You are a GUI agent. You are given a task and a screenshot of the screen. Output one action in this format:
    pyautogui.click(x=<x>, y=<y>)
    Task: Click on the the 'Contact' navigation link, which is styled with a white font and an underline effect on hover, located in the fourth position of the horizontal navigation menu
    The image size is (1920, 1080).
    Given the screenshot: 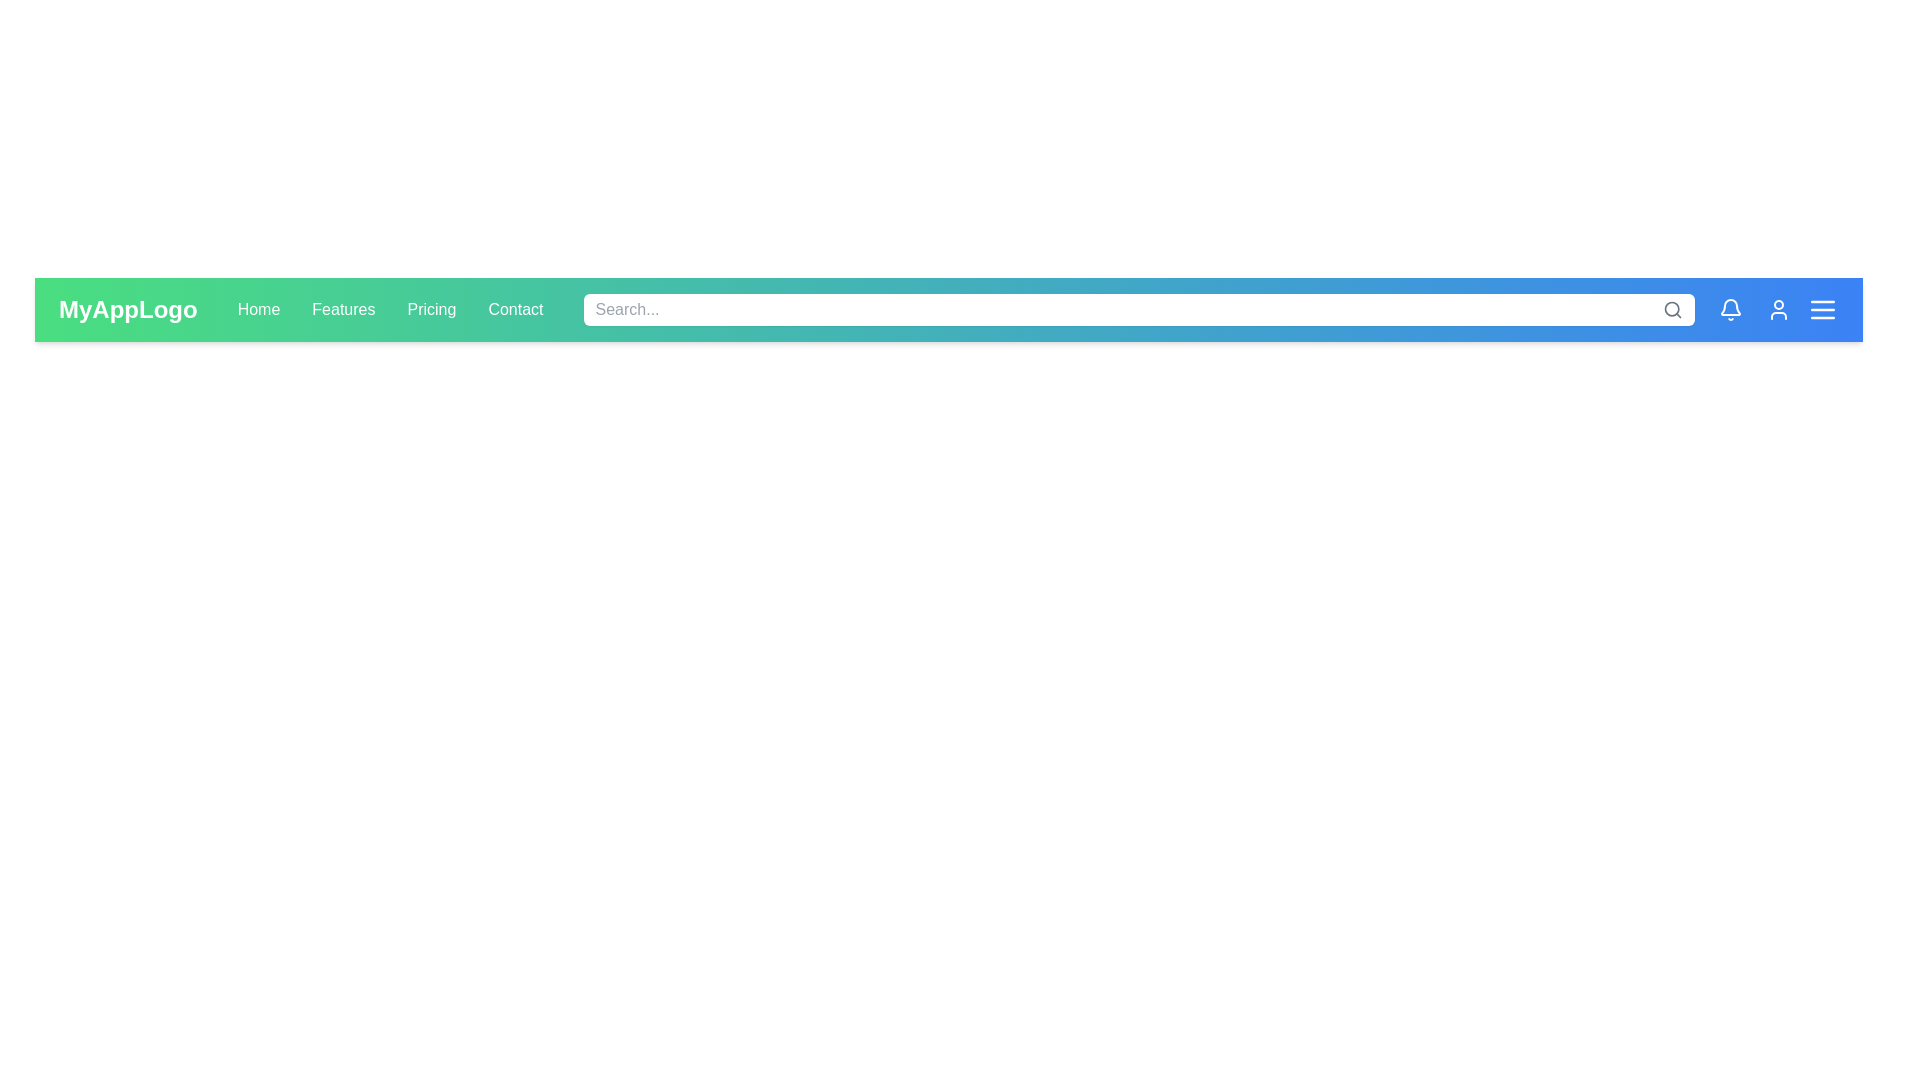 What is the action you would take?
    pyautogui.click(x=515, y=309)
    